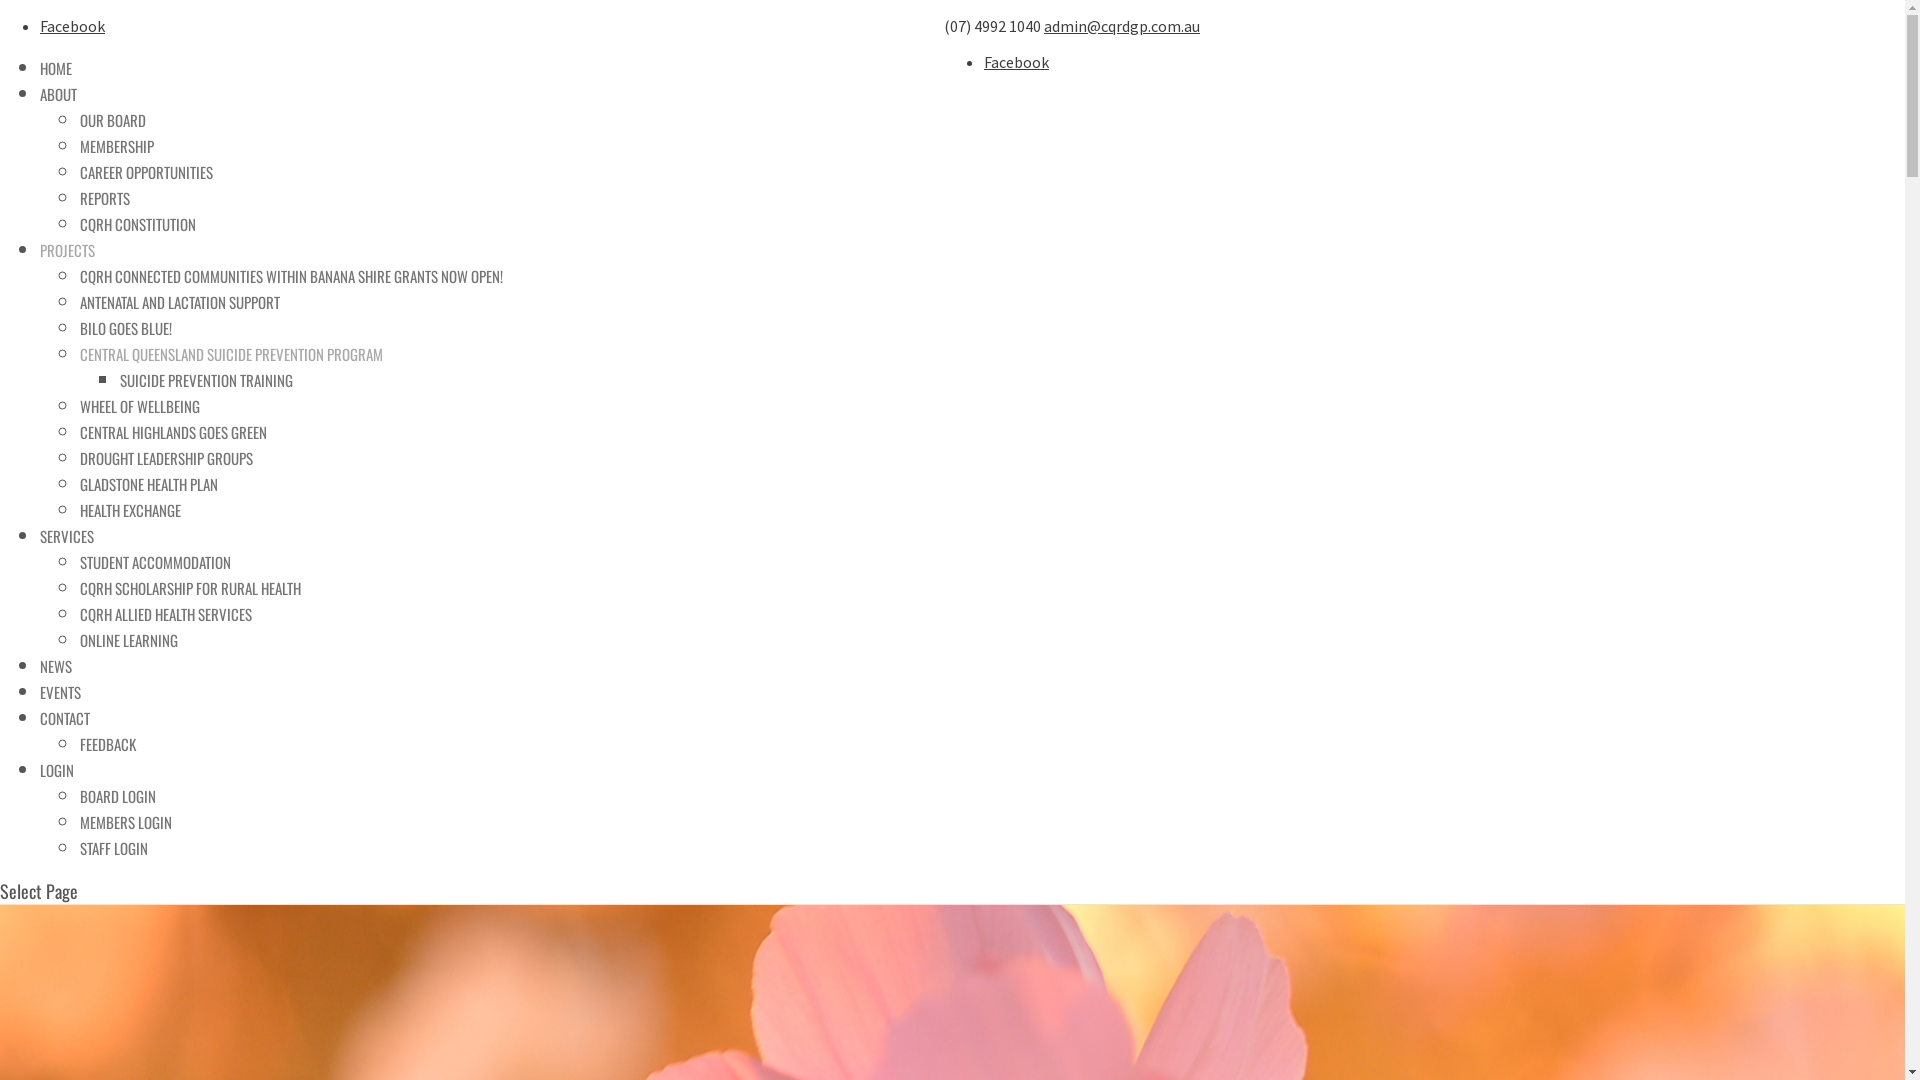 The image size is (1920, 1080). What do you see at coordinates (113, 848) in the screenshot?
I see `'STAFF LOGIN'` at bounding box center [113, 848].